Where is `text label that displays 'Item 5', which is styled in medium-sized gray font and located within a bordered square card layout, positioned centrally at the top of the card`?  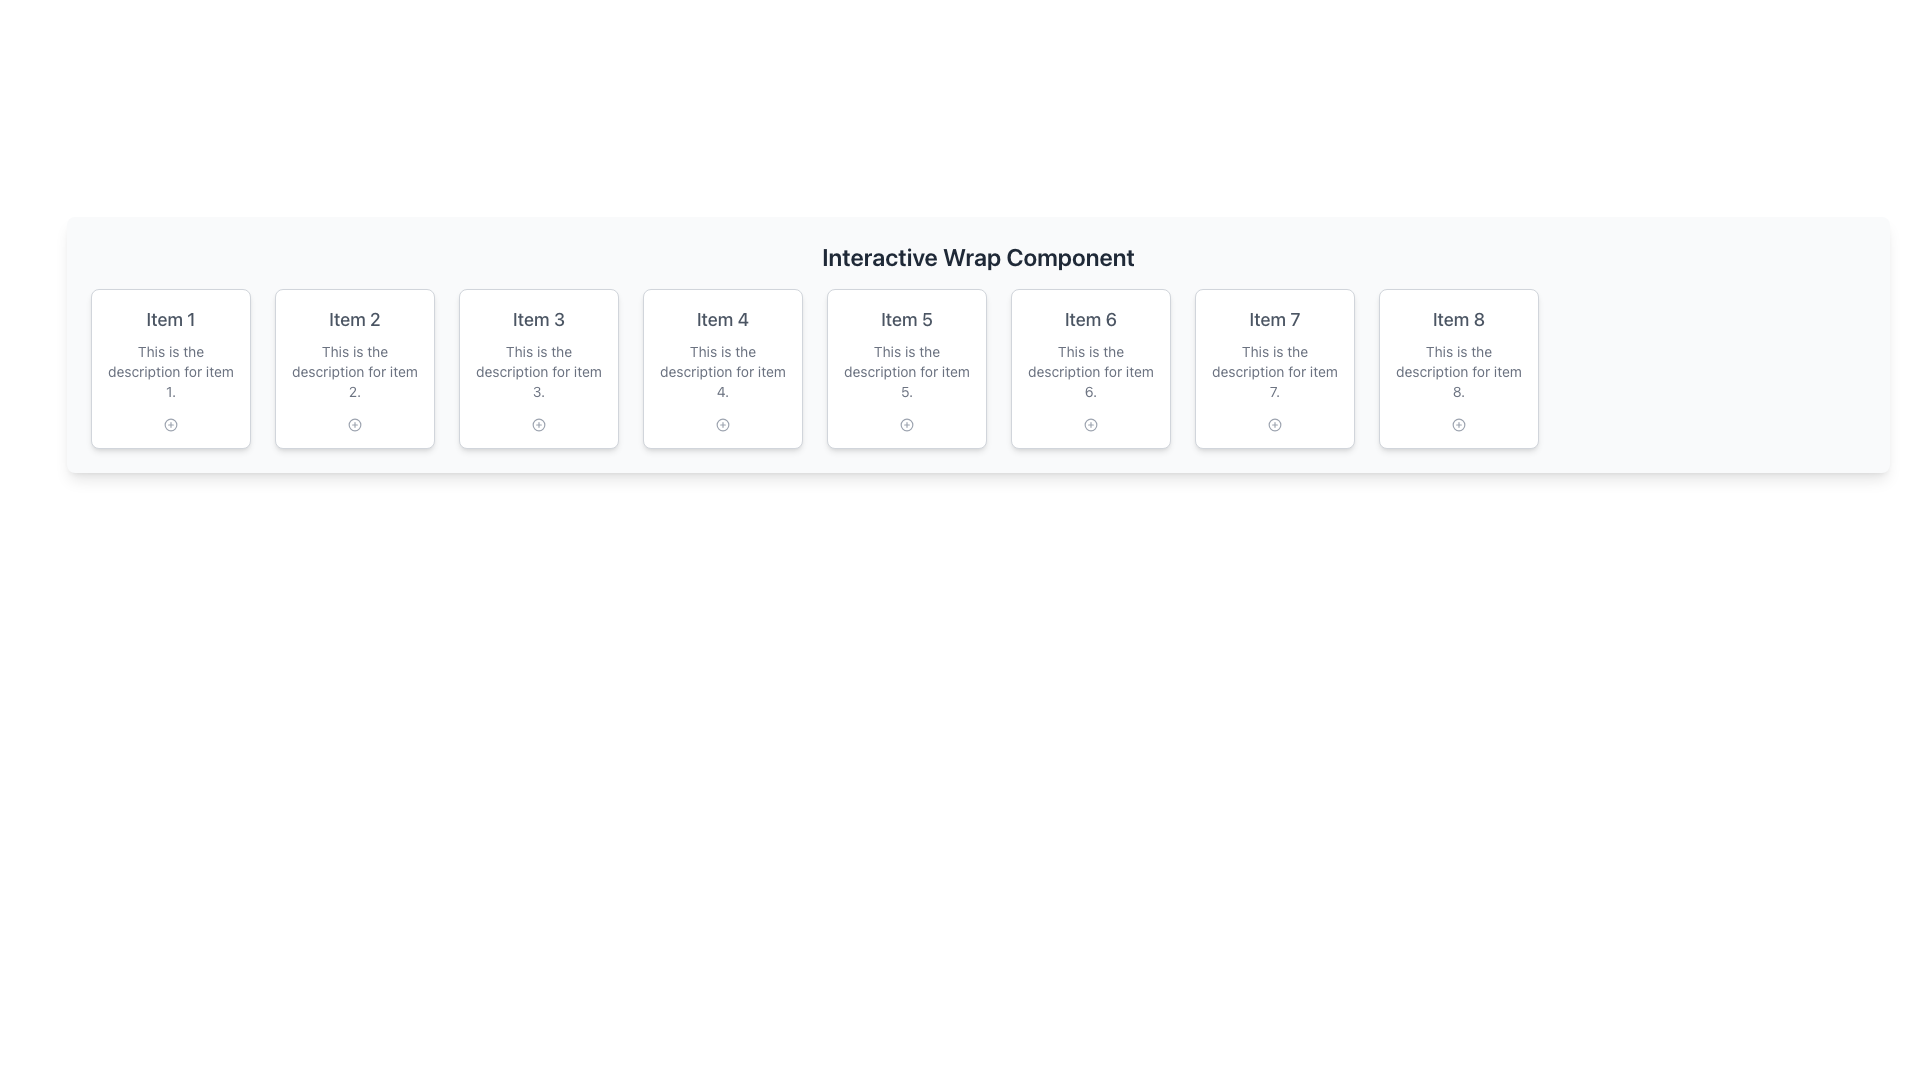 text label that displays 'Item 5', which is styled in medium-sized gray font and located within a bordered square card layout, positioned centrally at the top of the card is located at coordinates (906, 319).